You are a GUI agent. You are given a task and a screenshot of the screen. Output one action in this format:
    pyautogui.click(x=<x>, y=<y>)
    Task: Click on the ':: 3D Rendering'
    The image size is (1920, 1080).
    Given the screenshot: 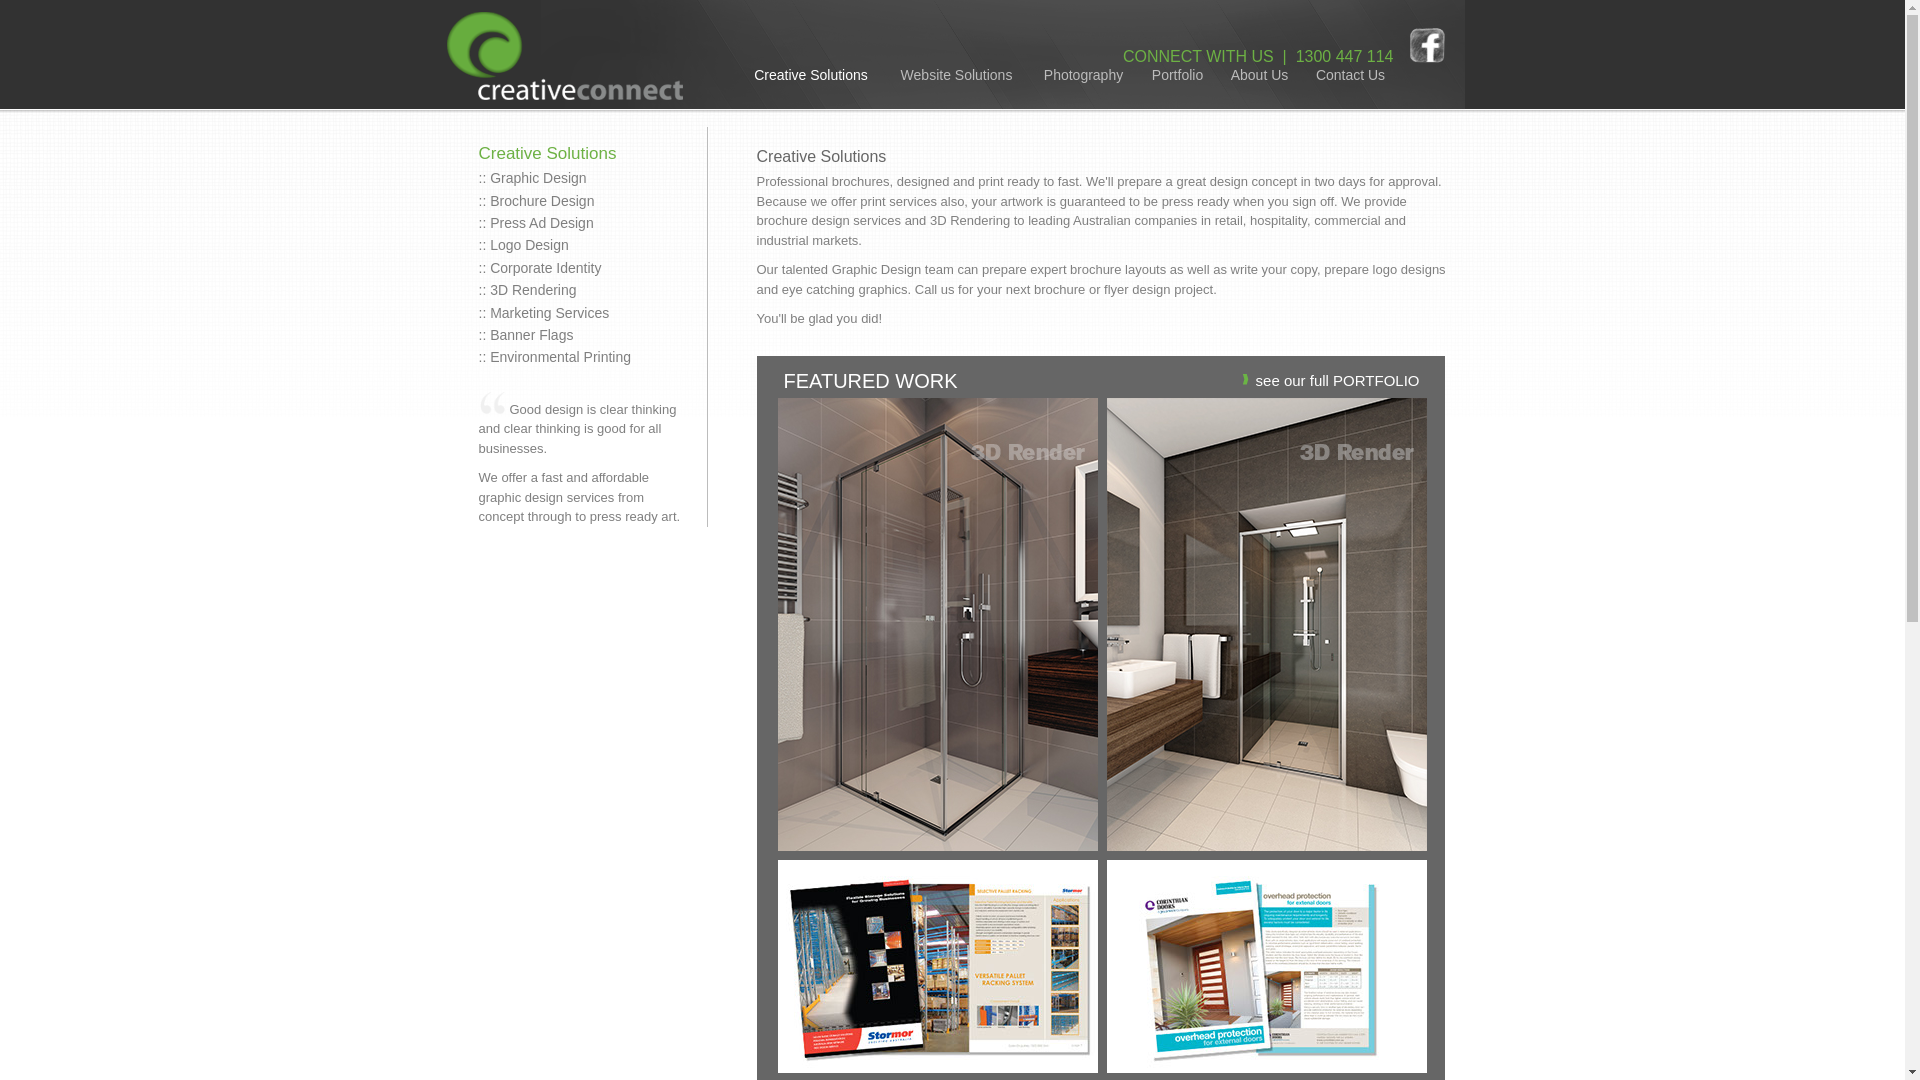 What is the action you would take?
    pyautogui.click(x=477, y=289)
    